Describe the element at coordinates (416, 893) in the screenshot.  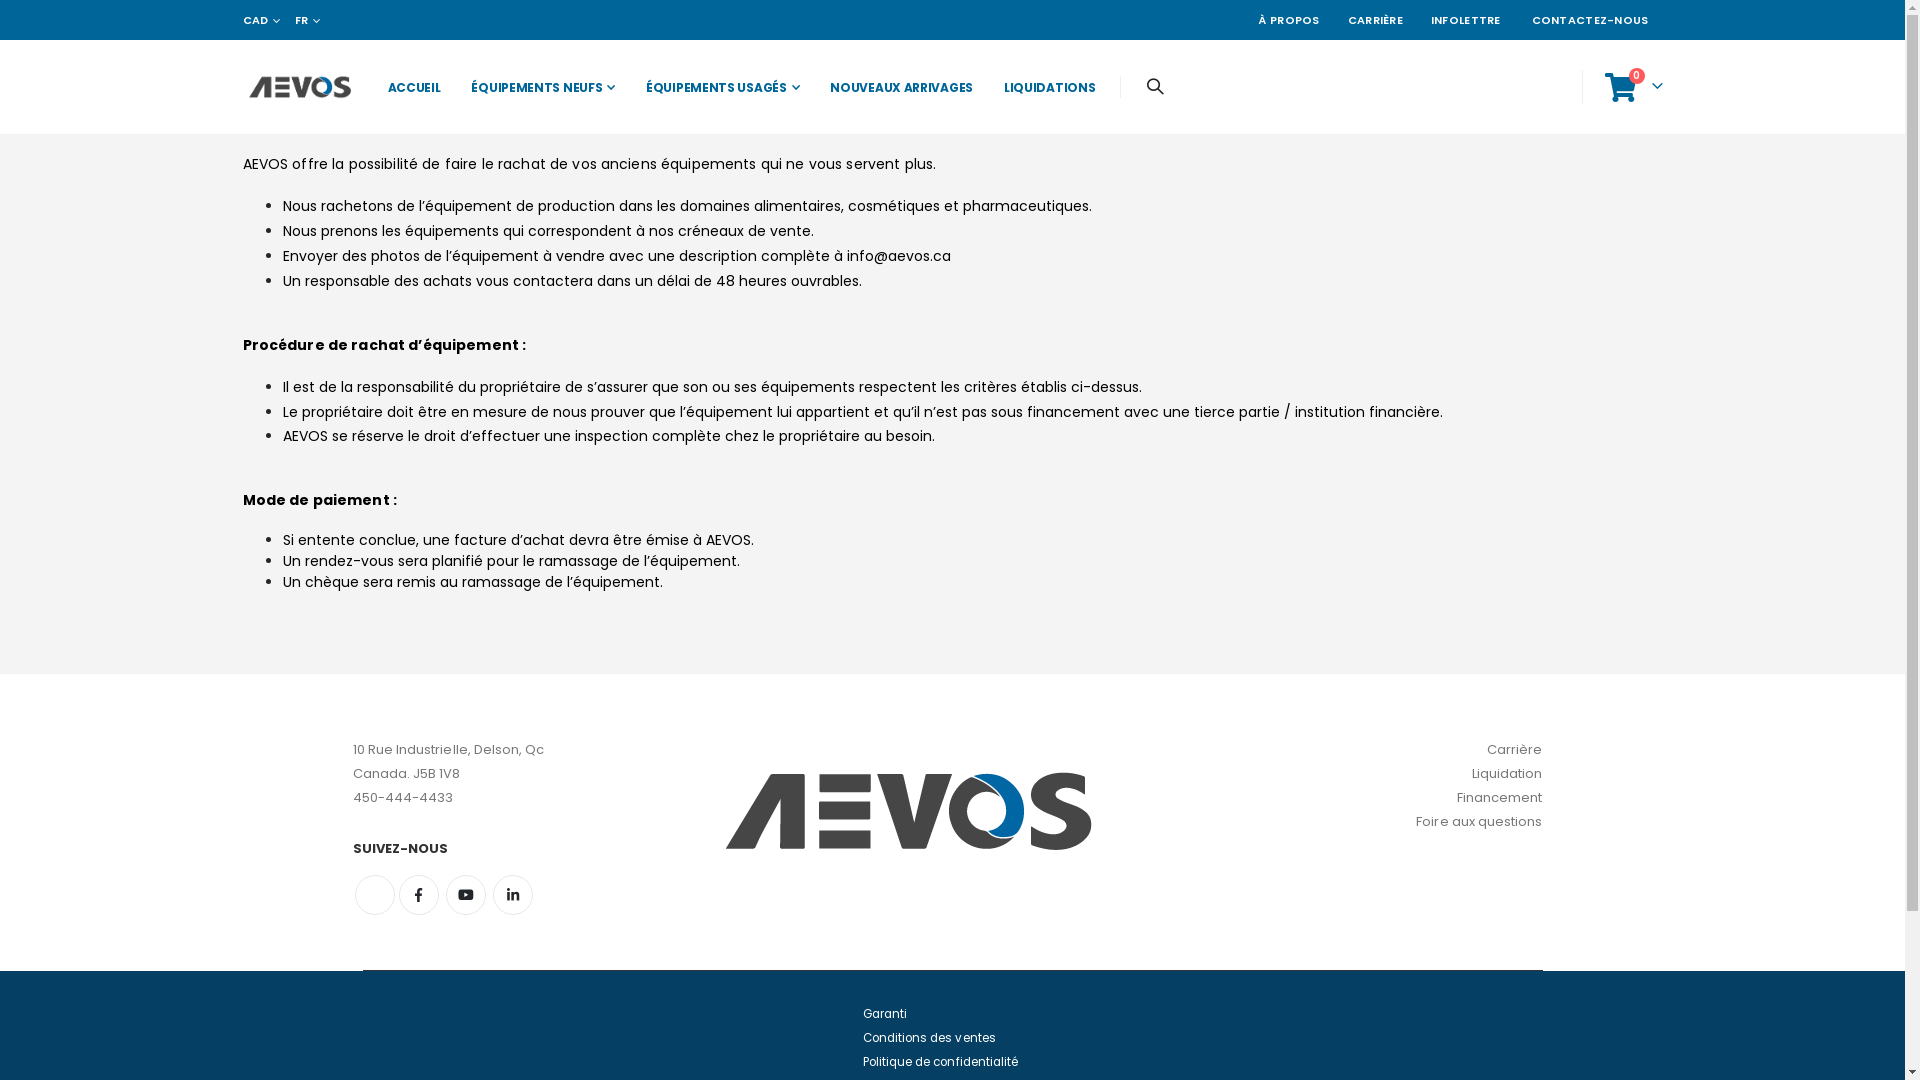
I see `'Facebook'` at that location.